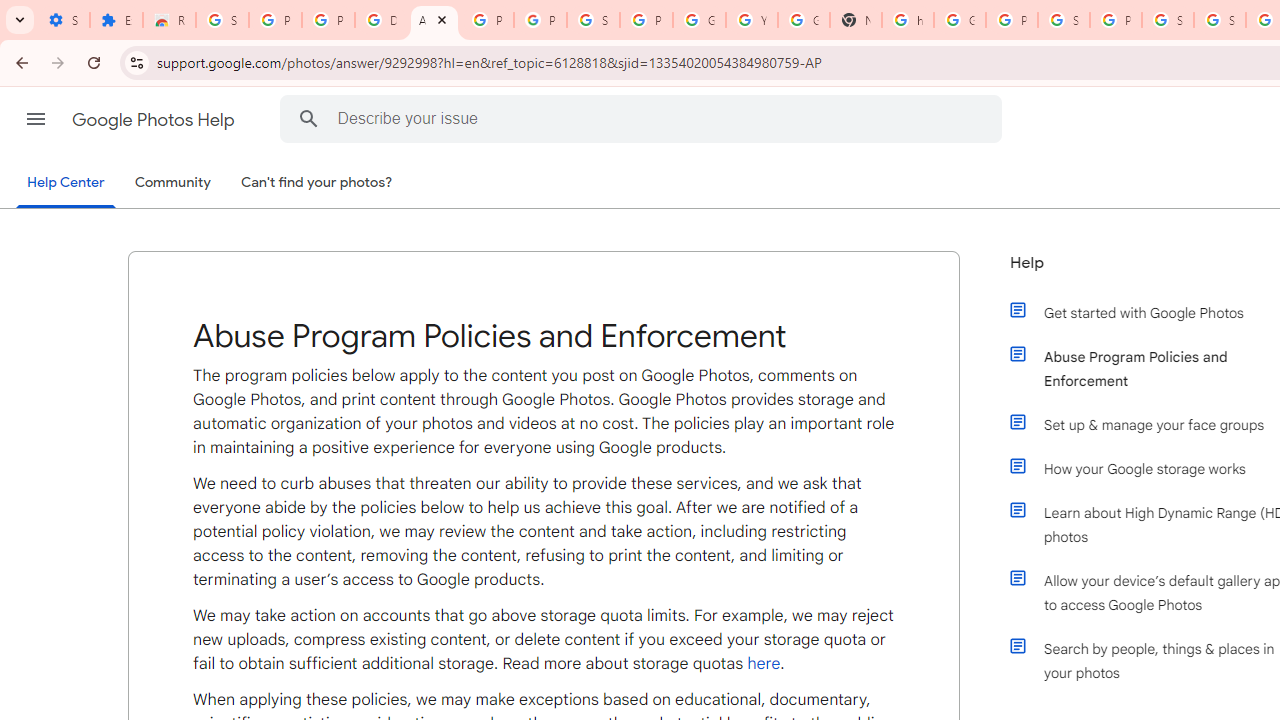  What do you see at coordinates (65, 183) in the screenshot?
I see `'Help Center'` at bounding box center [65, 183].